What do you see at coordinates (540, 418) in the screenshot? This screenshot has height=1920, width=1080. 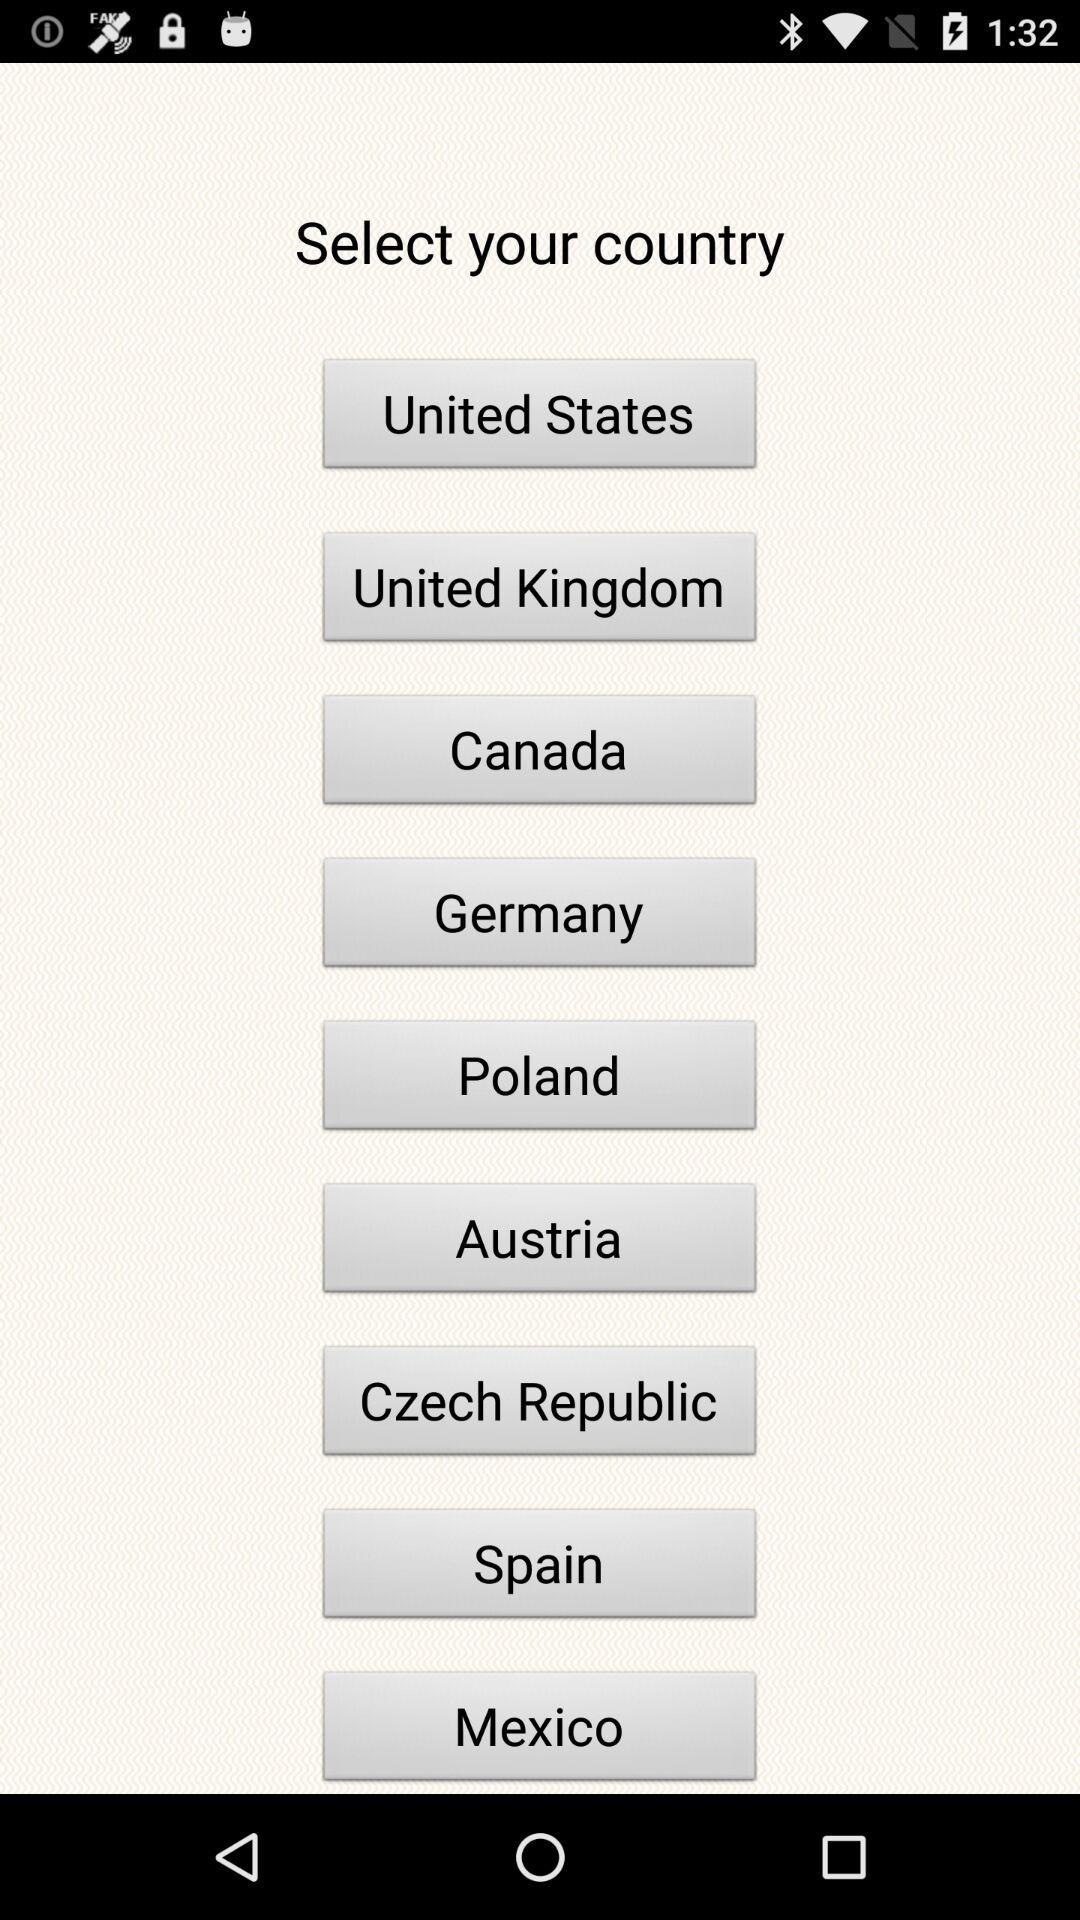 I see `the united states` at bounding box center [540, 418].